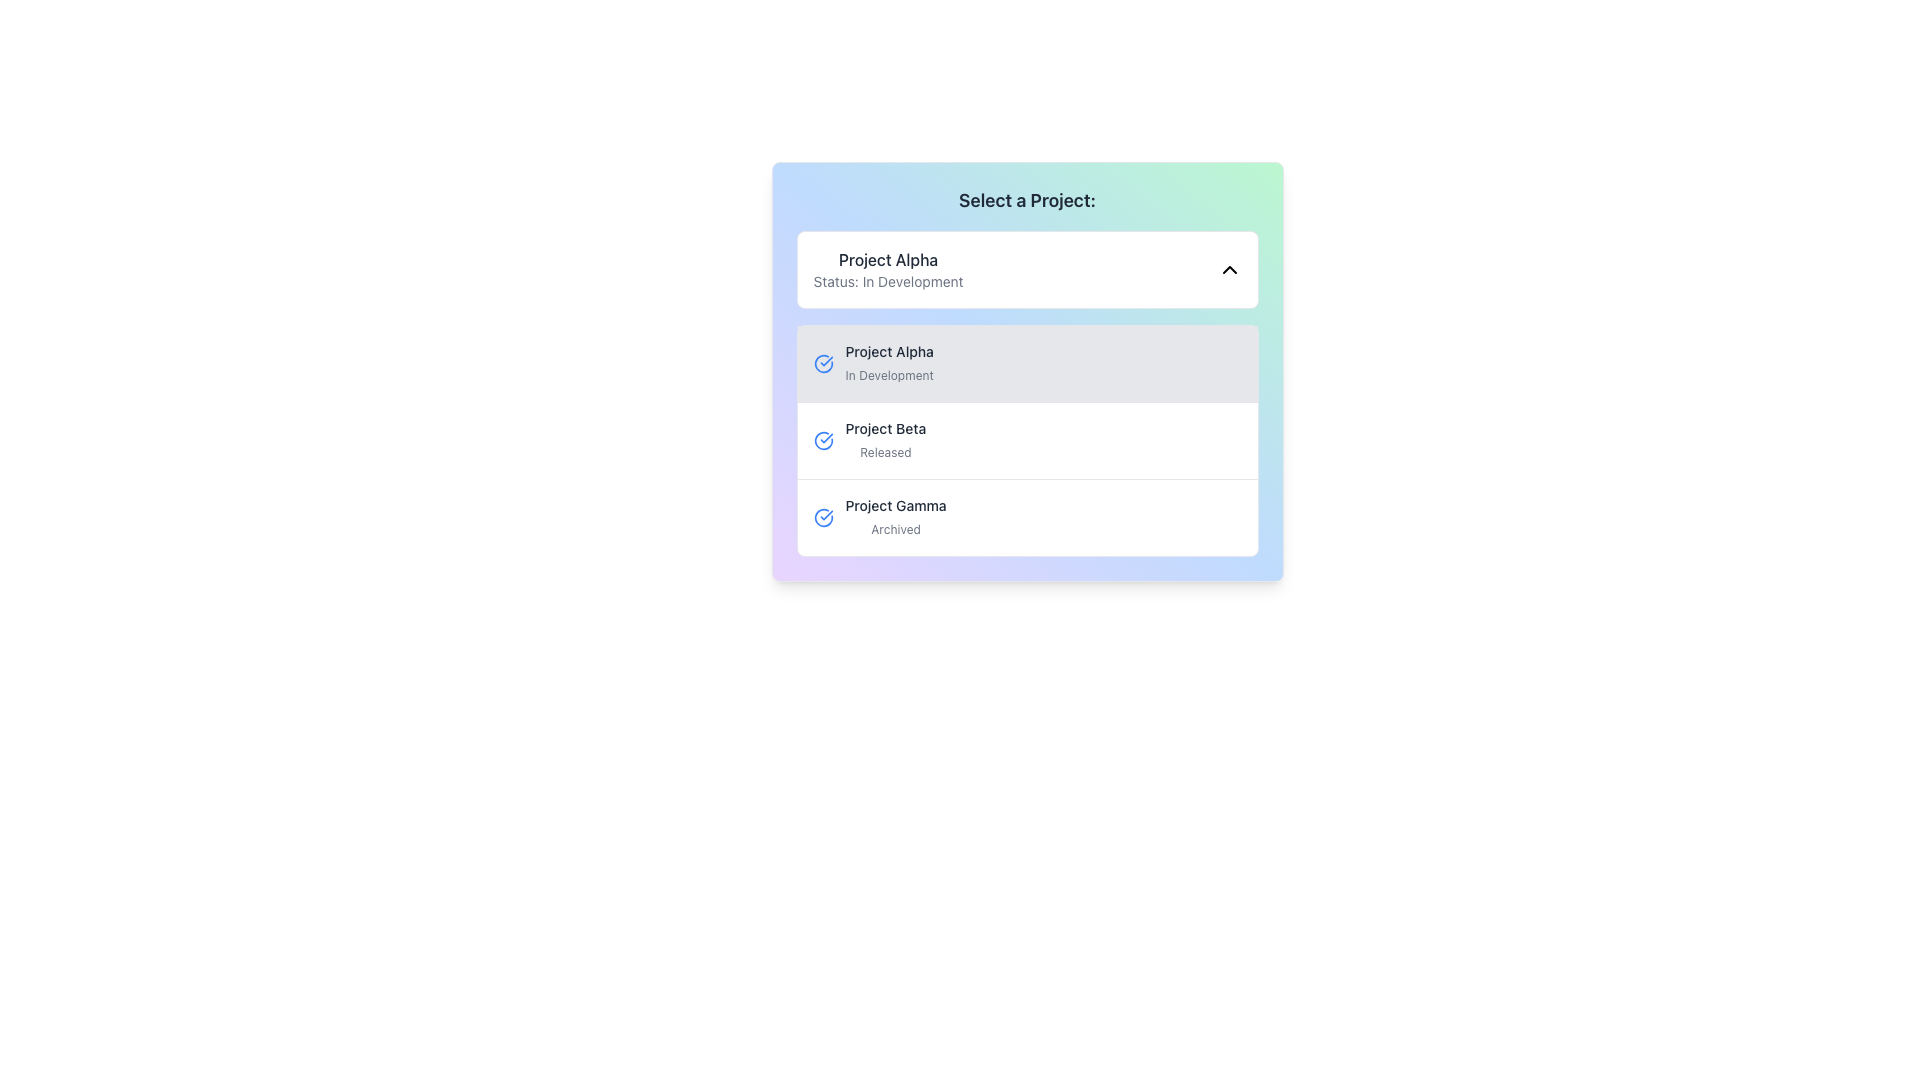 The width and height of the screenshot is (1920, 1080). I want to click on the outer circular outline of the SVG icon located to the left of the text 'Project Alpha' in the second row of the list under 'Select a Project', so click(823, 439).